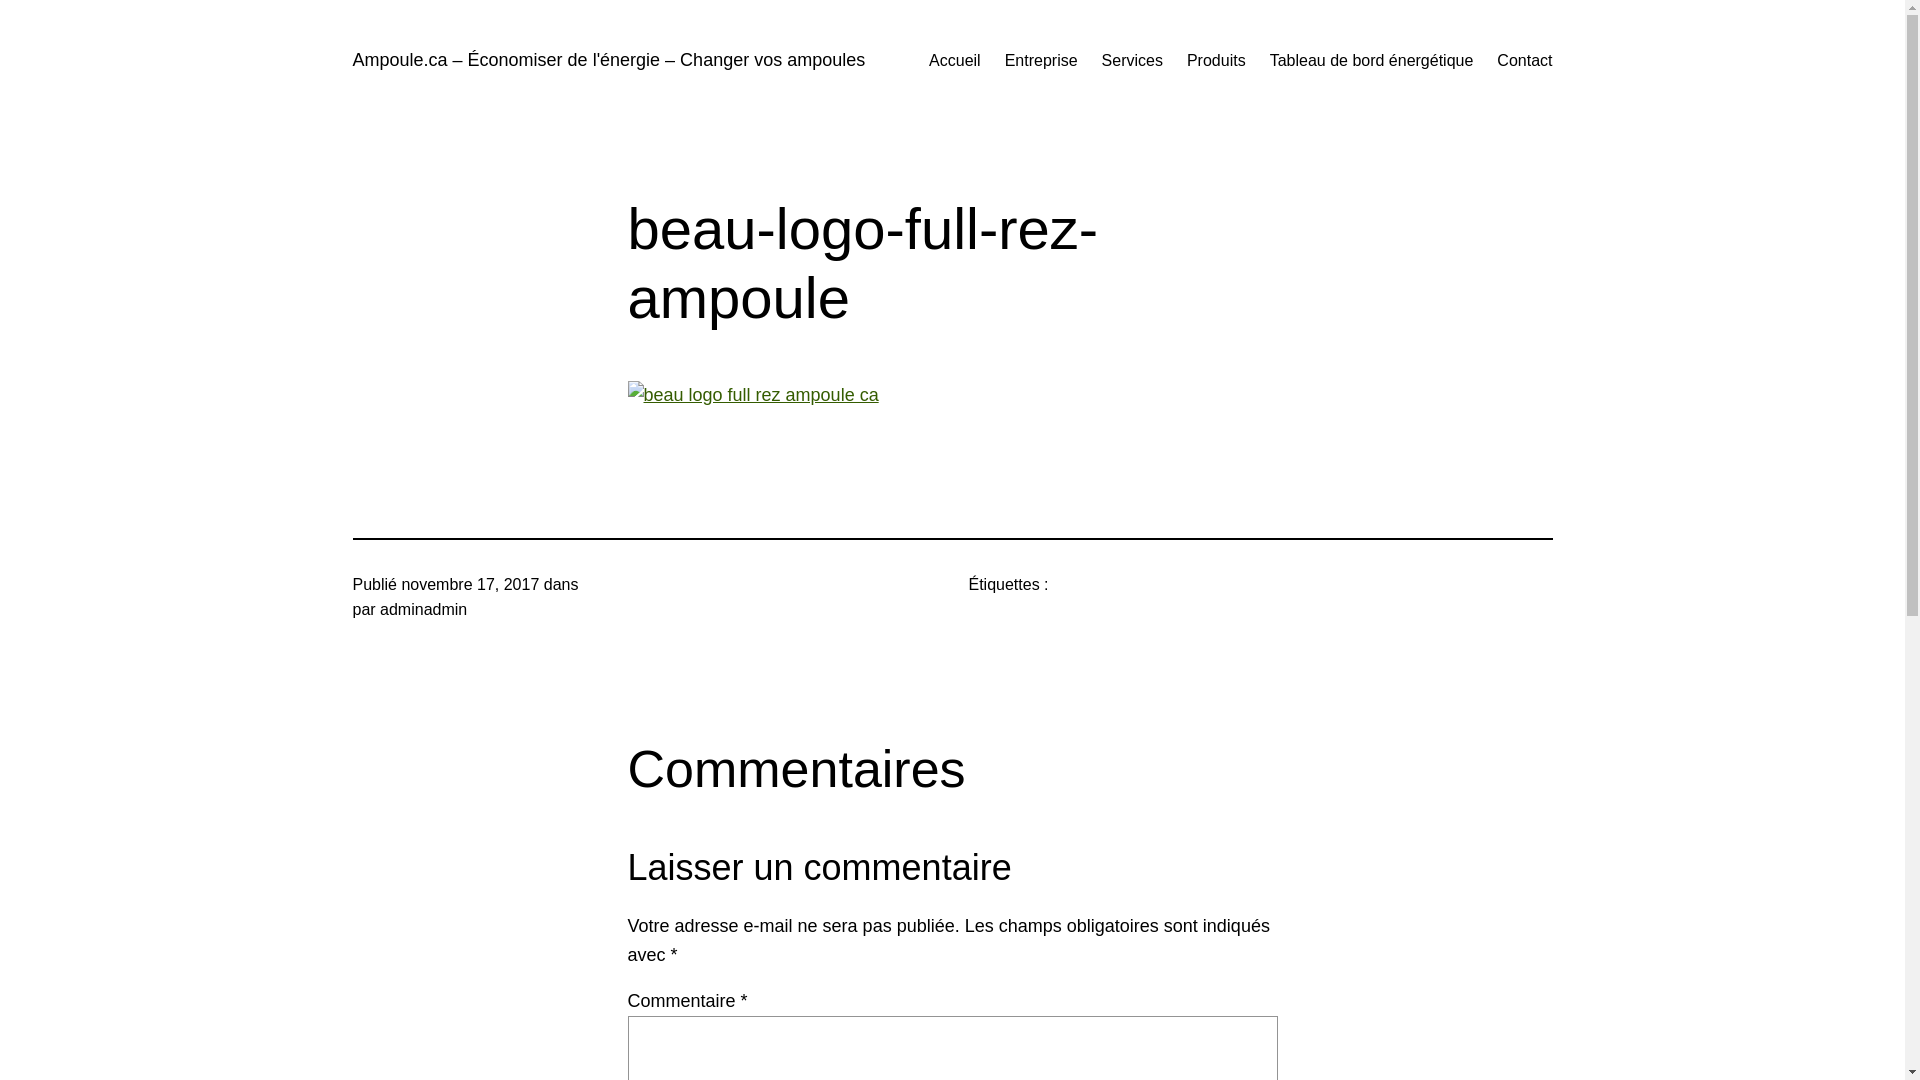 This screenshot has width=1920, height=1080. Describe the element at coordinates (928, 60) in the screenshot. I see `'Accueil'` at that location.